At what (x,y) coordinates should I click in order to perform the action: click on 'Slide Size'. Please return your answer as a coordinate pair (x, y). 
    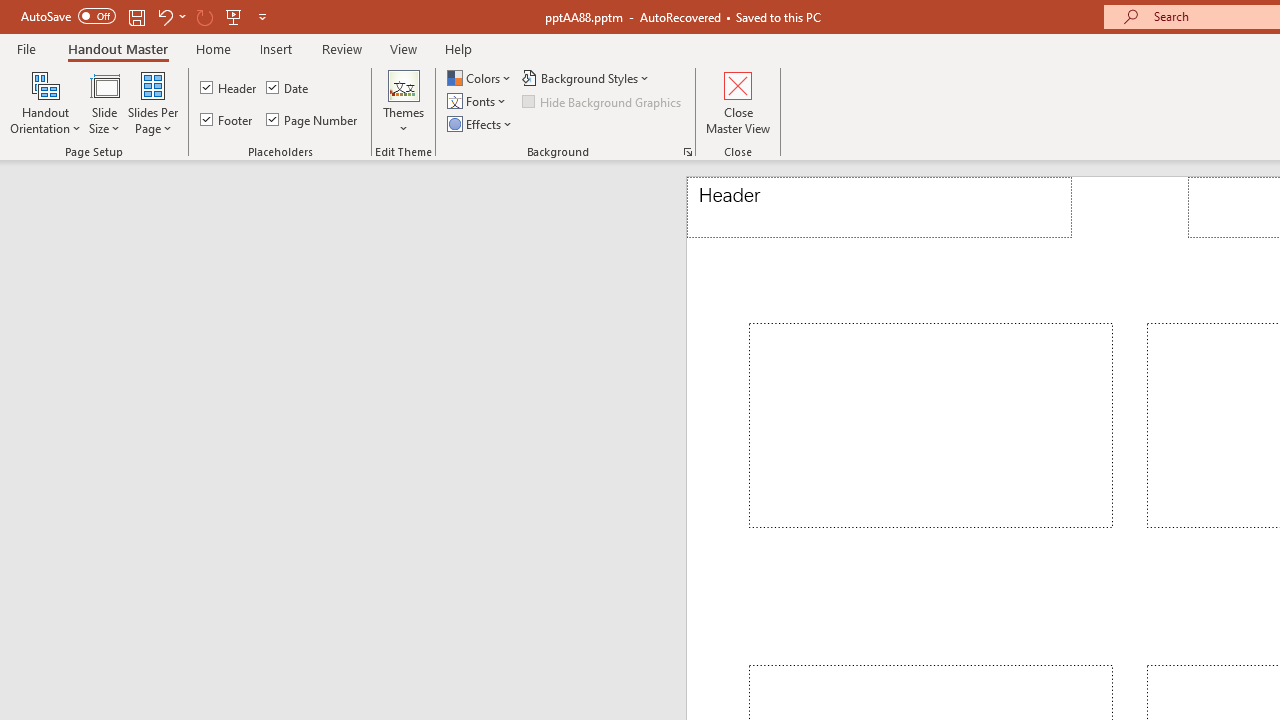
    Looking at the image, I should click on (103, 103).